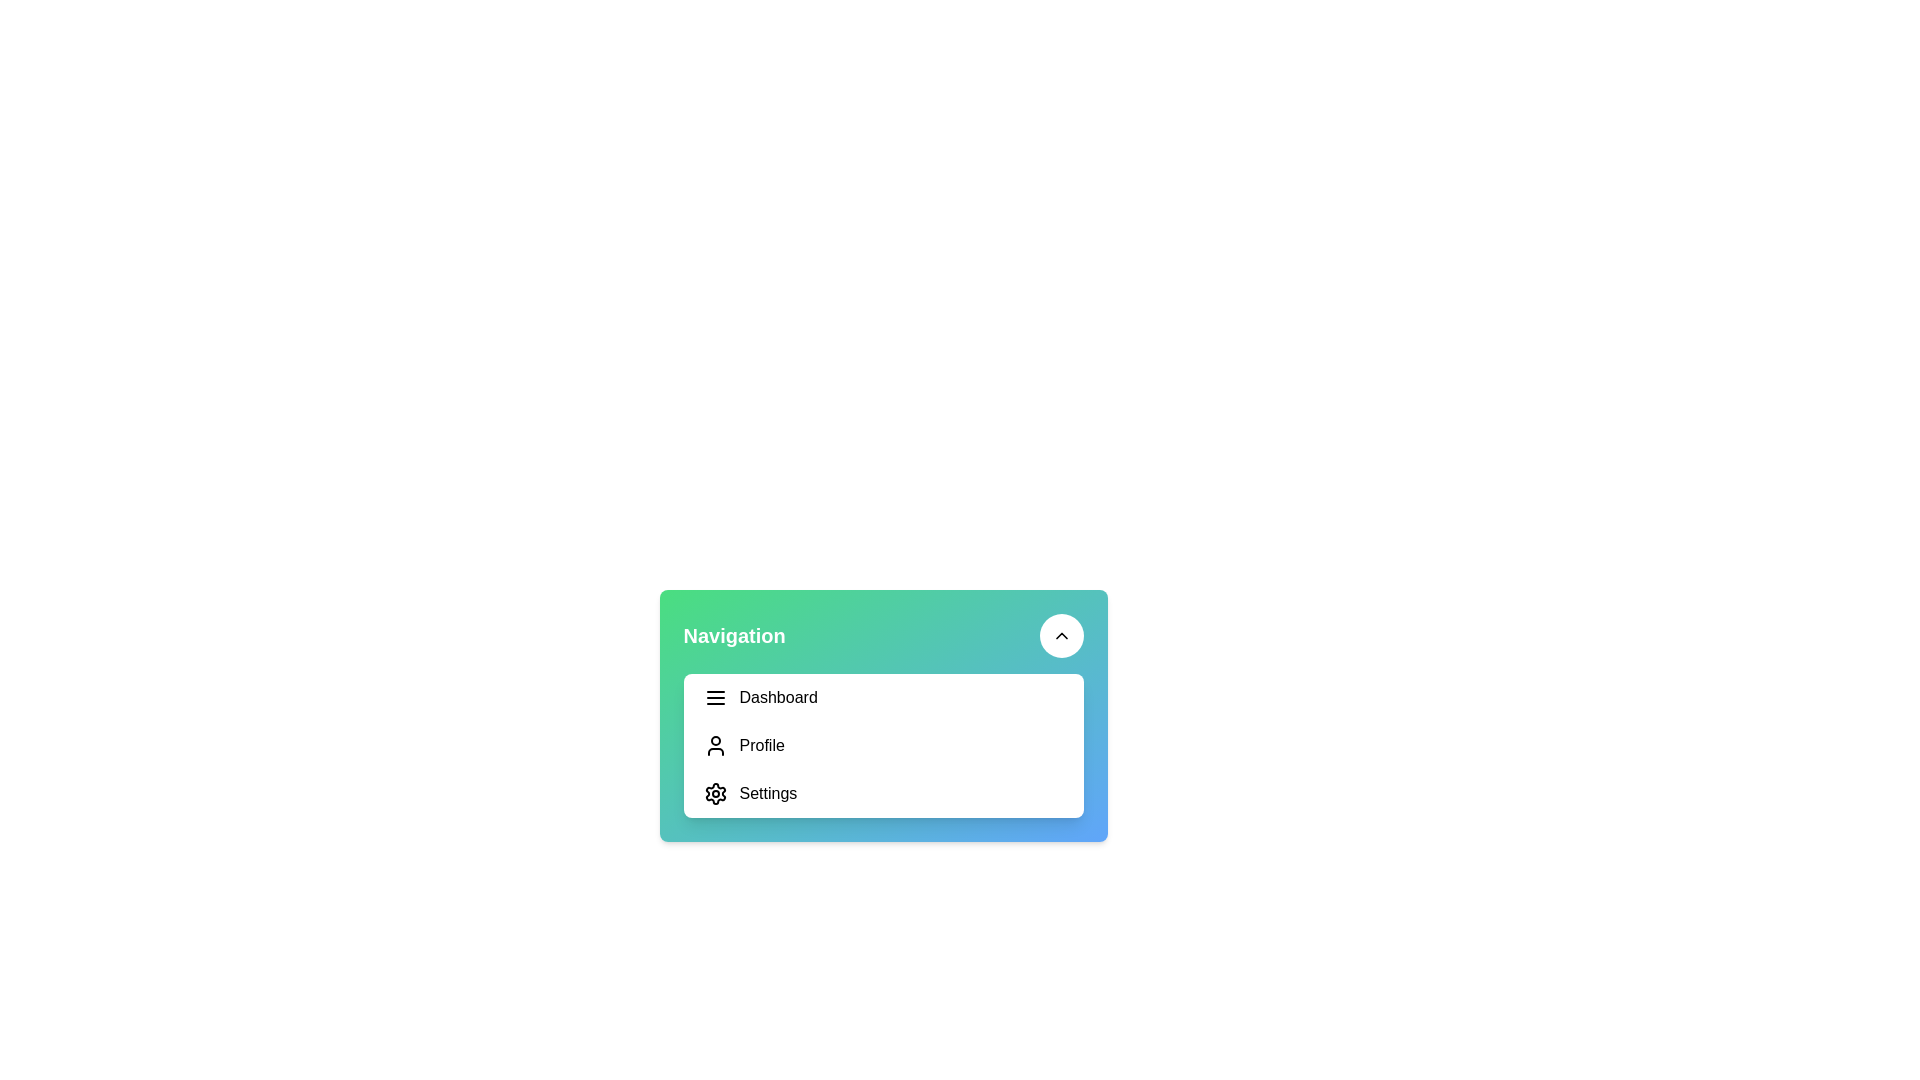 This screenshot has height=1080, width=1920. What do you see at coordinates (715, 793) in the screenshot?
I see `the gear-shaped icon next to the 'Settings' text in the navigation list` at bounding box center [715, 793].